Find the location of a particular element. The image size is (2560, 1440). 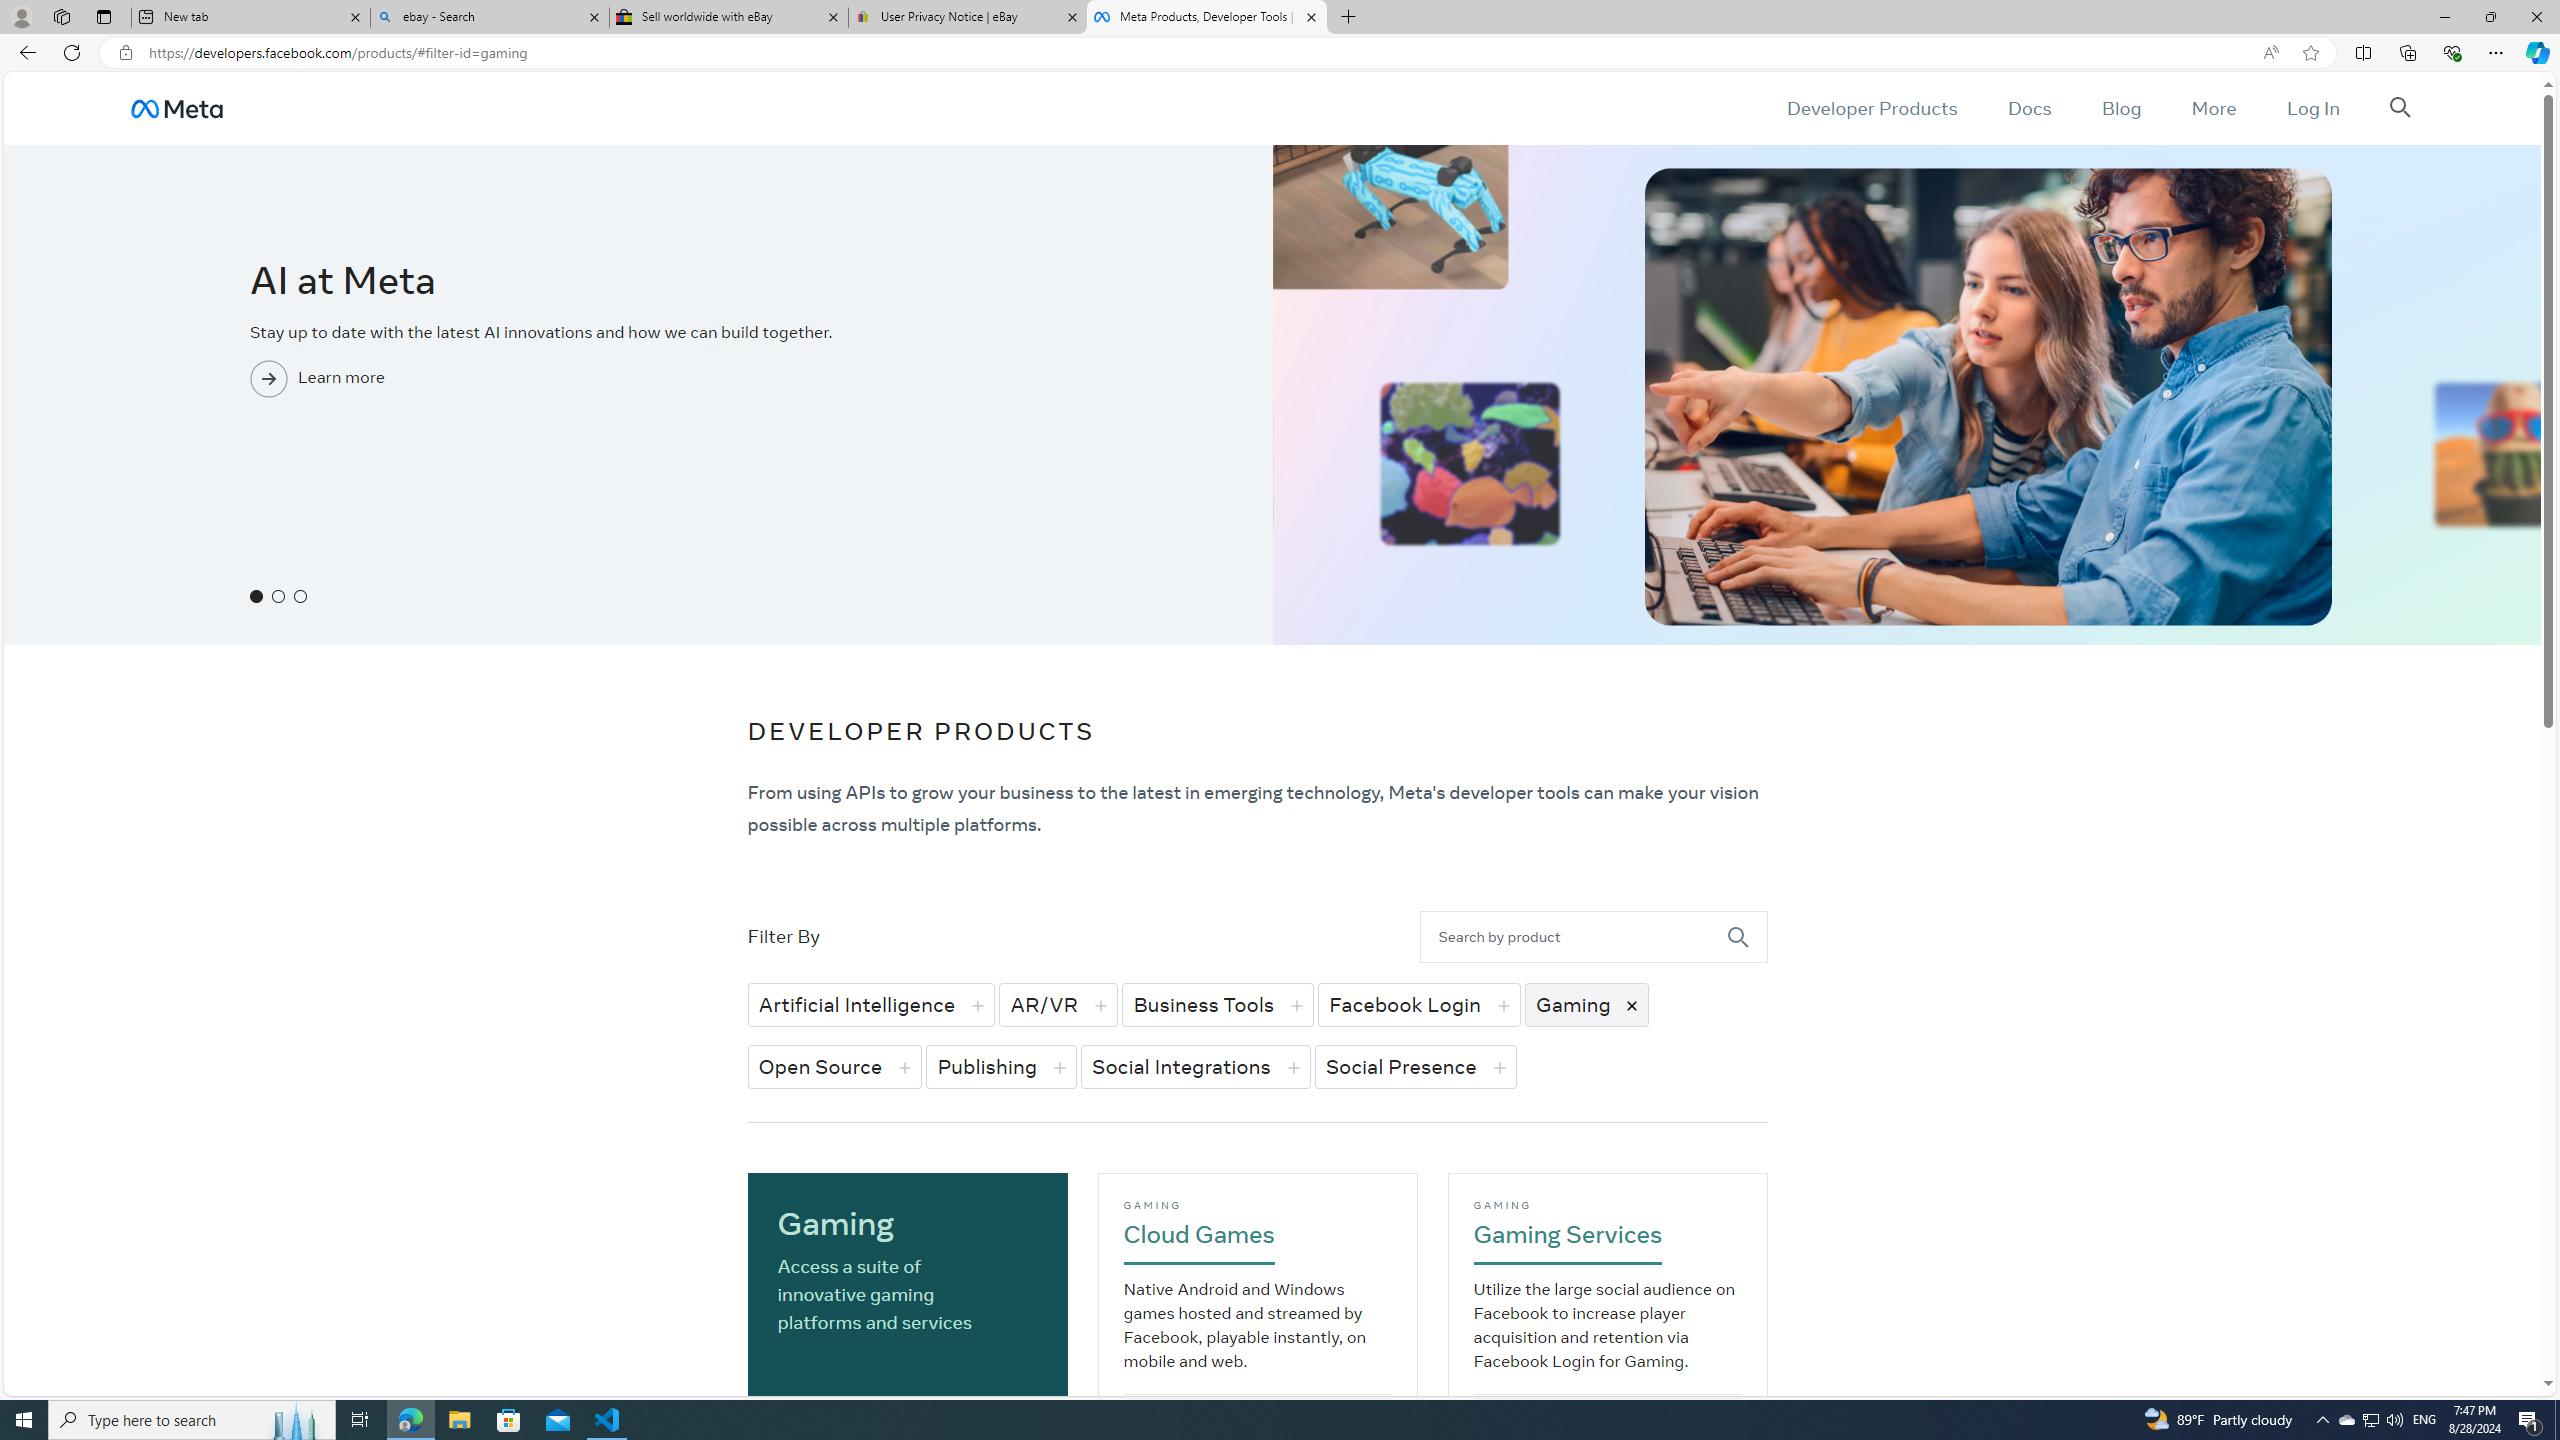

'Meta Products, Developer Tools | Meta for Developers' is located at coordinates (1204, 16).